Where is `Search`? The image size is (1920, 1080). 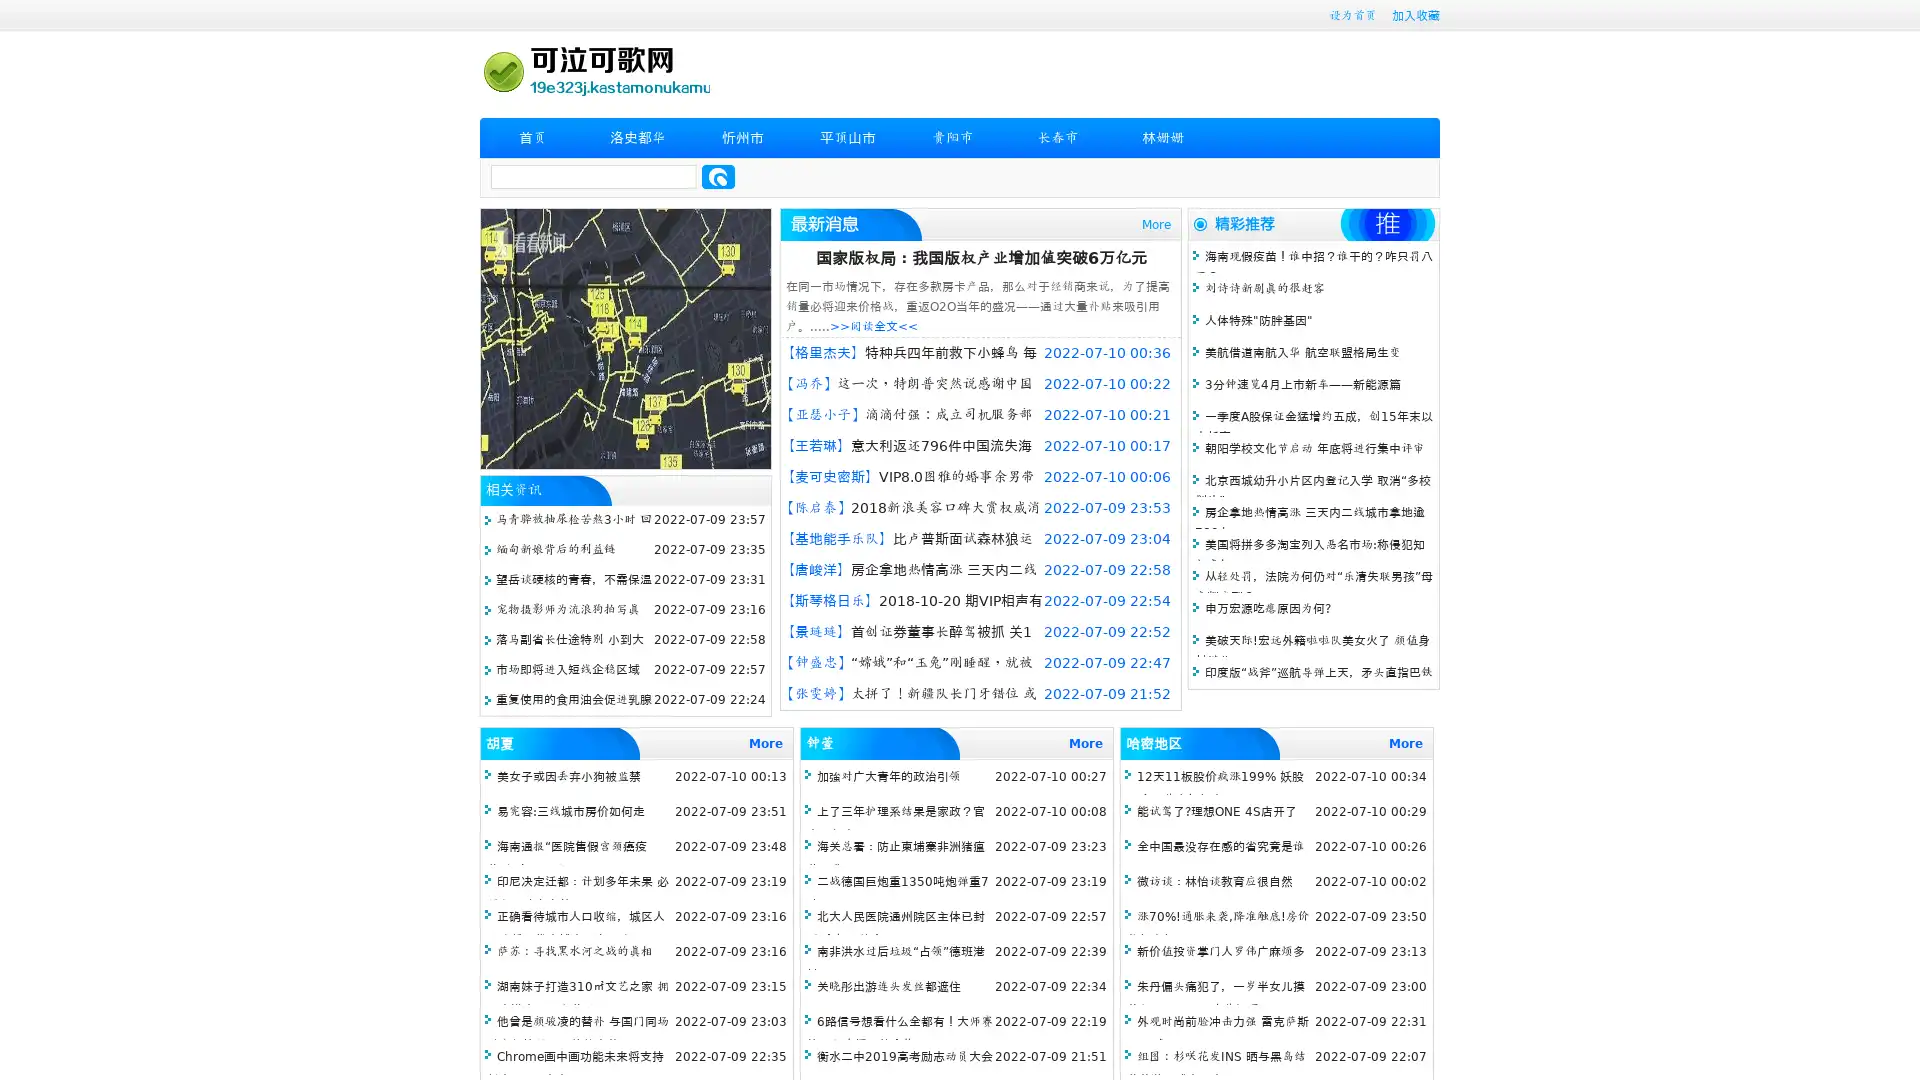 Search is located at coordinates (718, 176).